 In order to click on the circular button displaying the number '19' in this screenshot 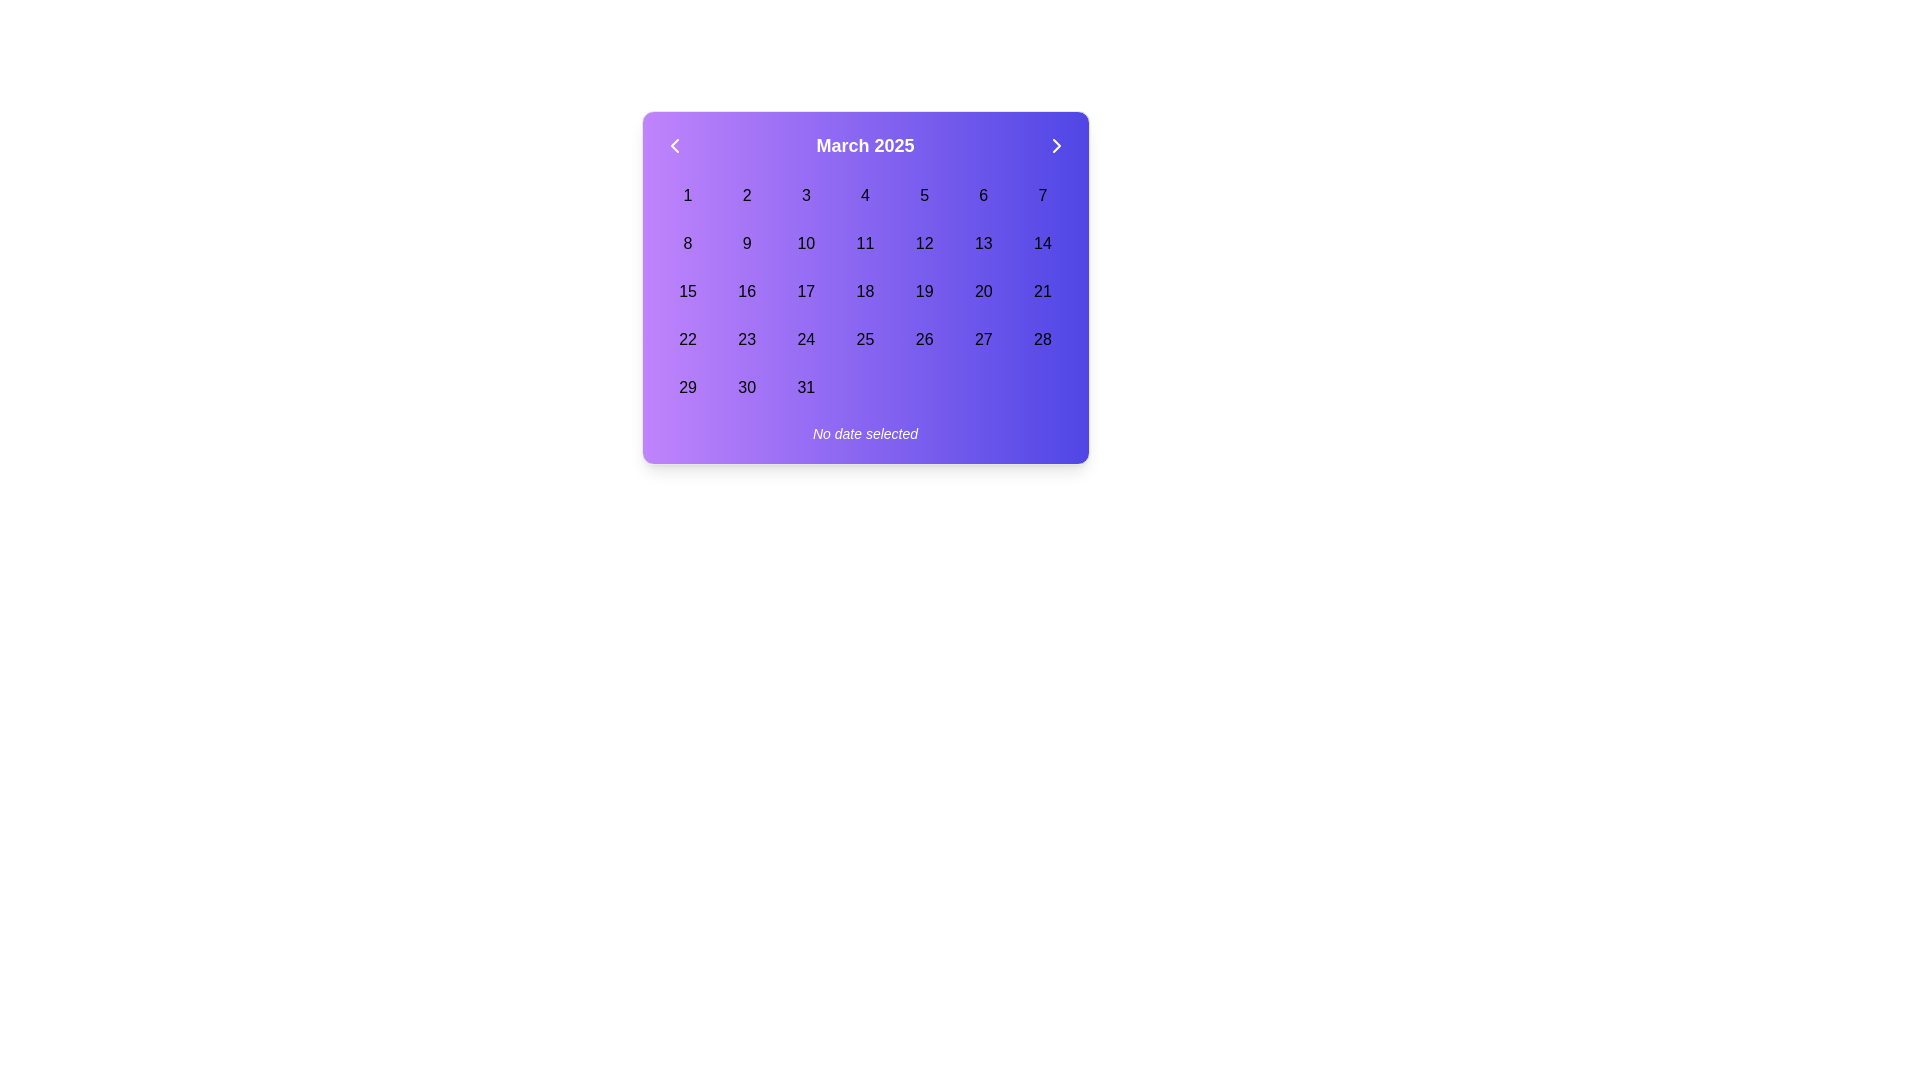, I will do `click(923, 292)`.